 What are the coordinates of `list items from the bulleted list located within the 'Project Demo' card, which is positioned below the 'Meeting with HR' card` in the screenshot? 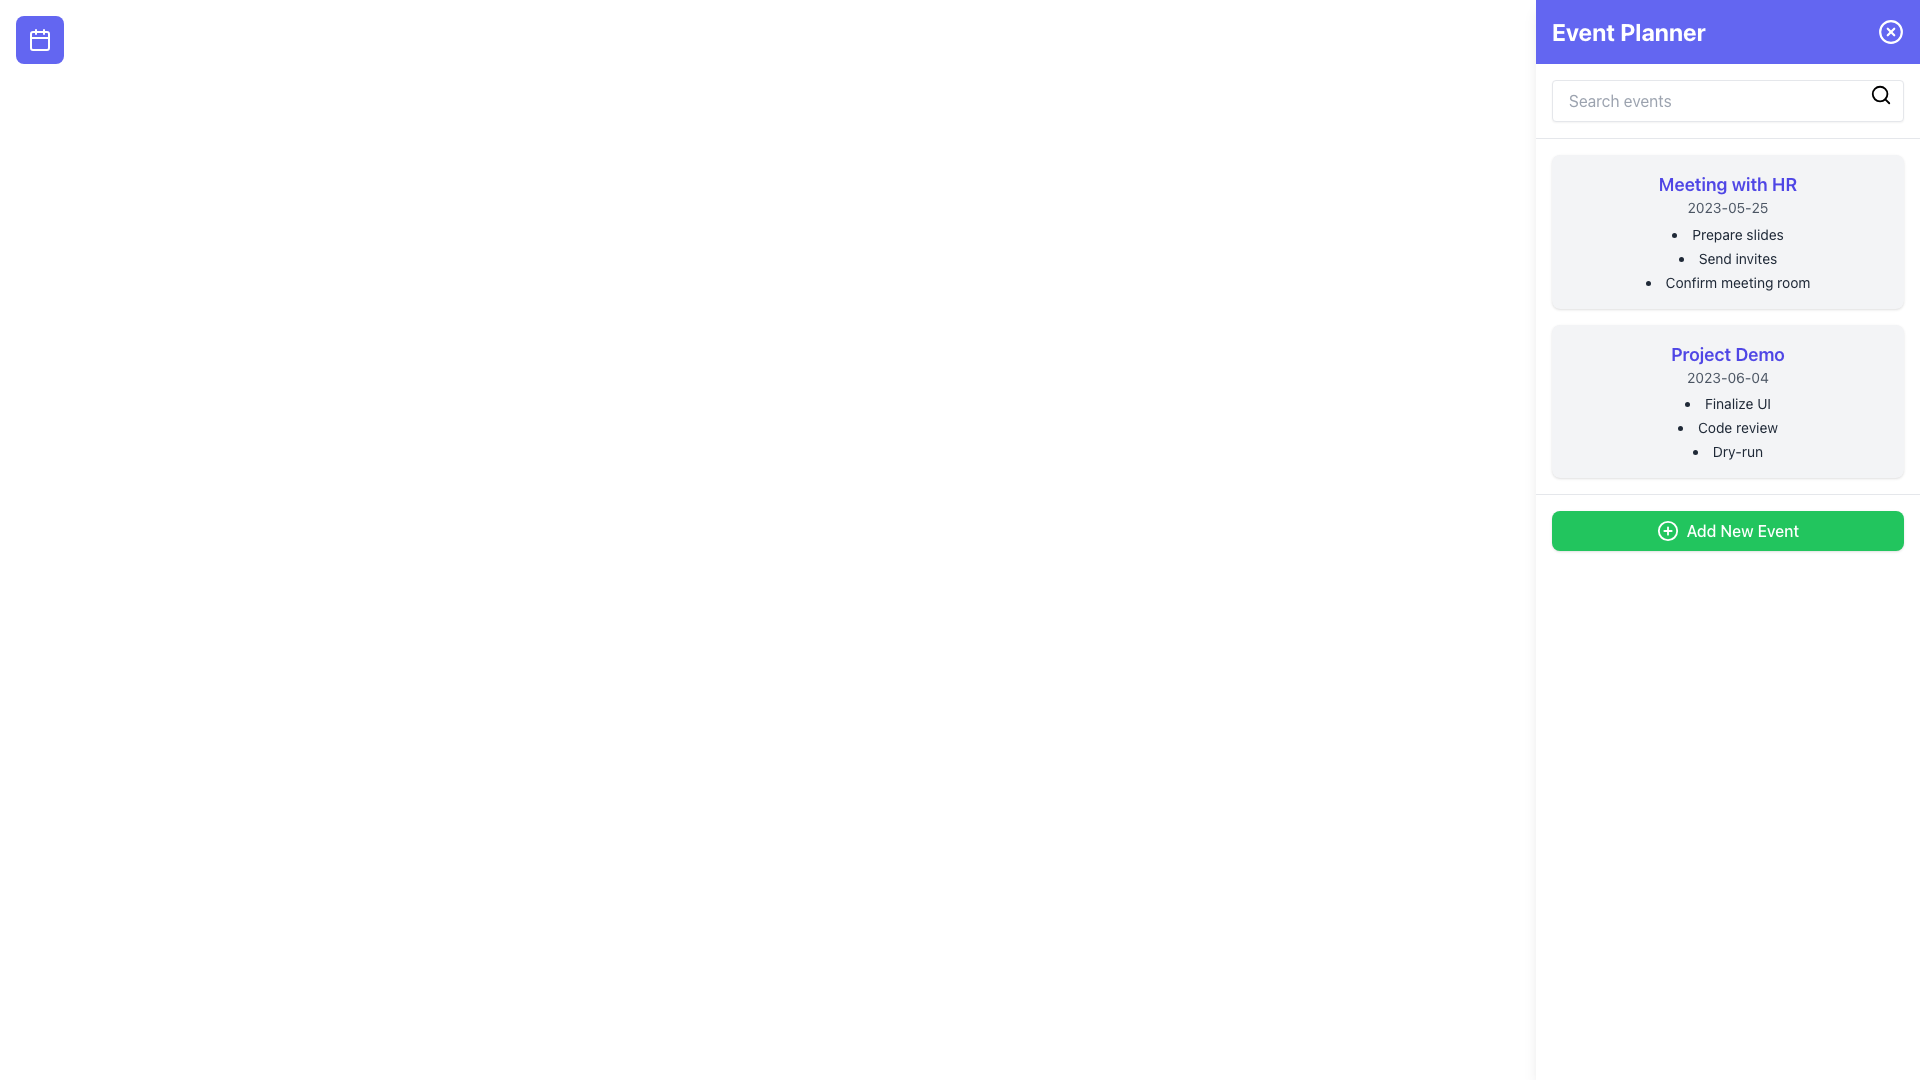 It's located at (1727, 427).